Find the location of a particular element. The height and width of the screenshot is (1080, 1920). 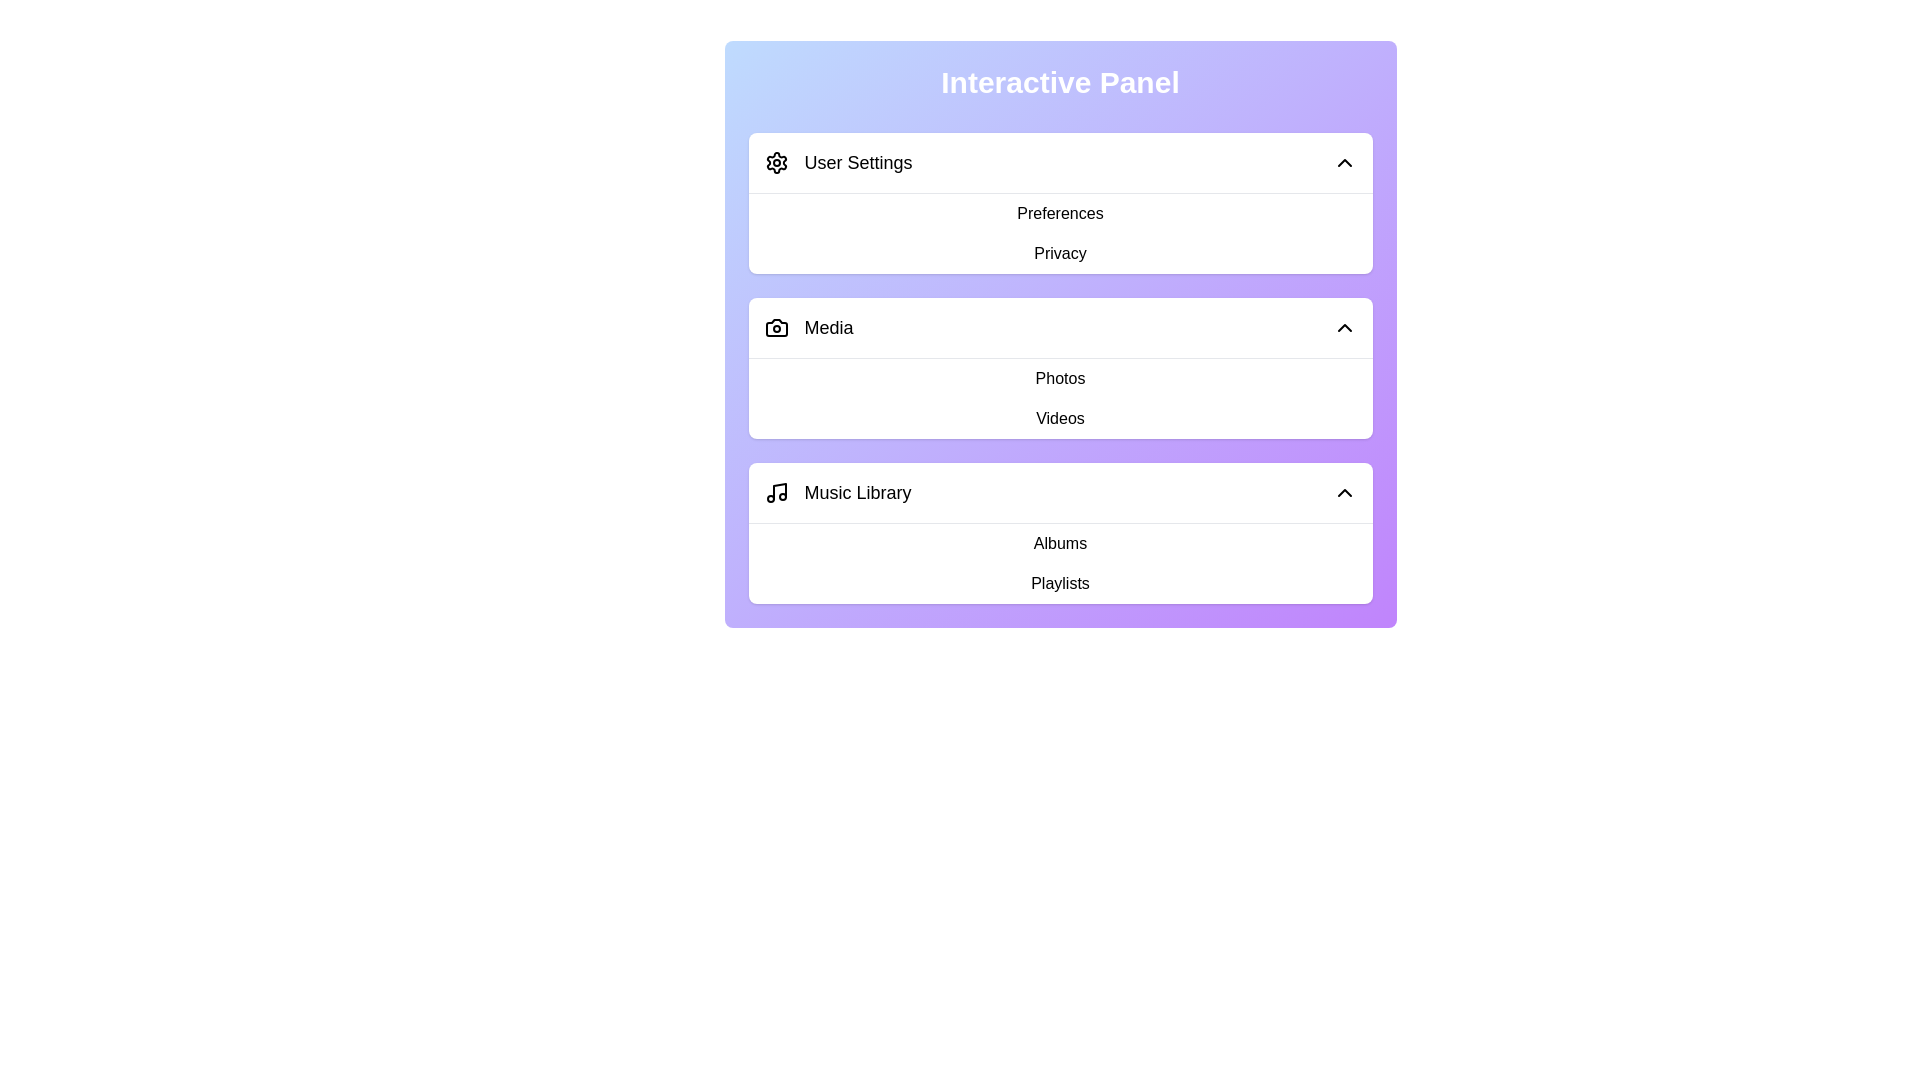

the item Privacy from the section User Settings is located at coordinates (800, 249).